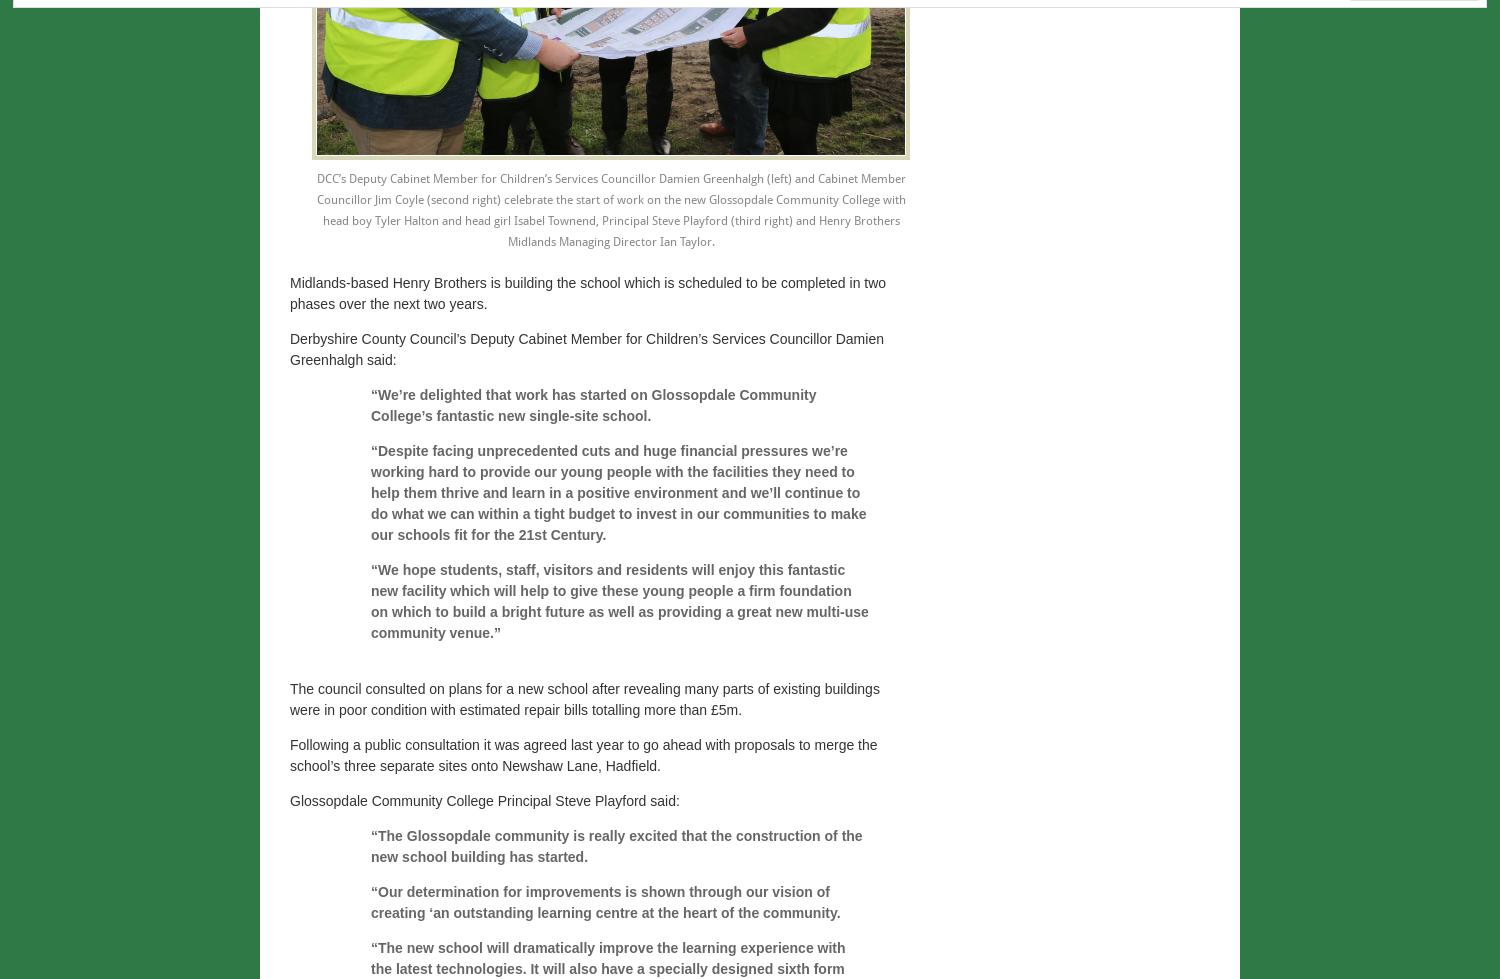 The image size is (1500, 979). I want to click on 'The council consulted on plans for a new school after revealing many parts of existing buildings were in poor condition with estimated repair bills totalling more than £5m.', so click(583, 698).